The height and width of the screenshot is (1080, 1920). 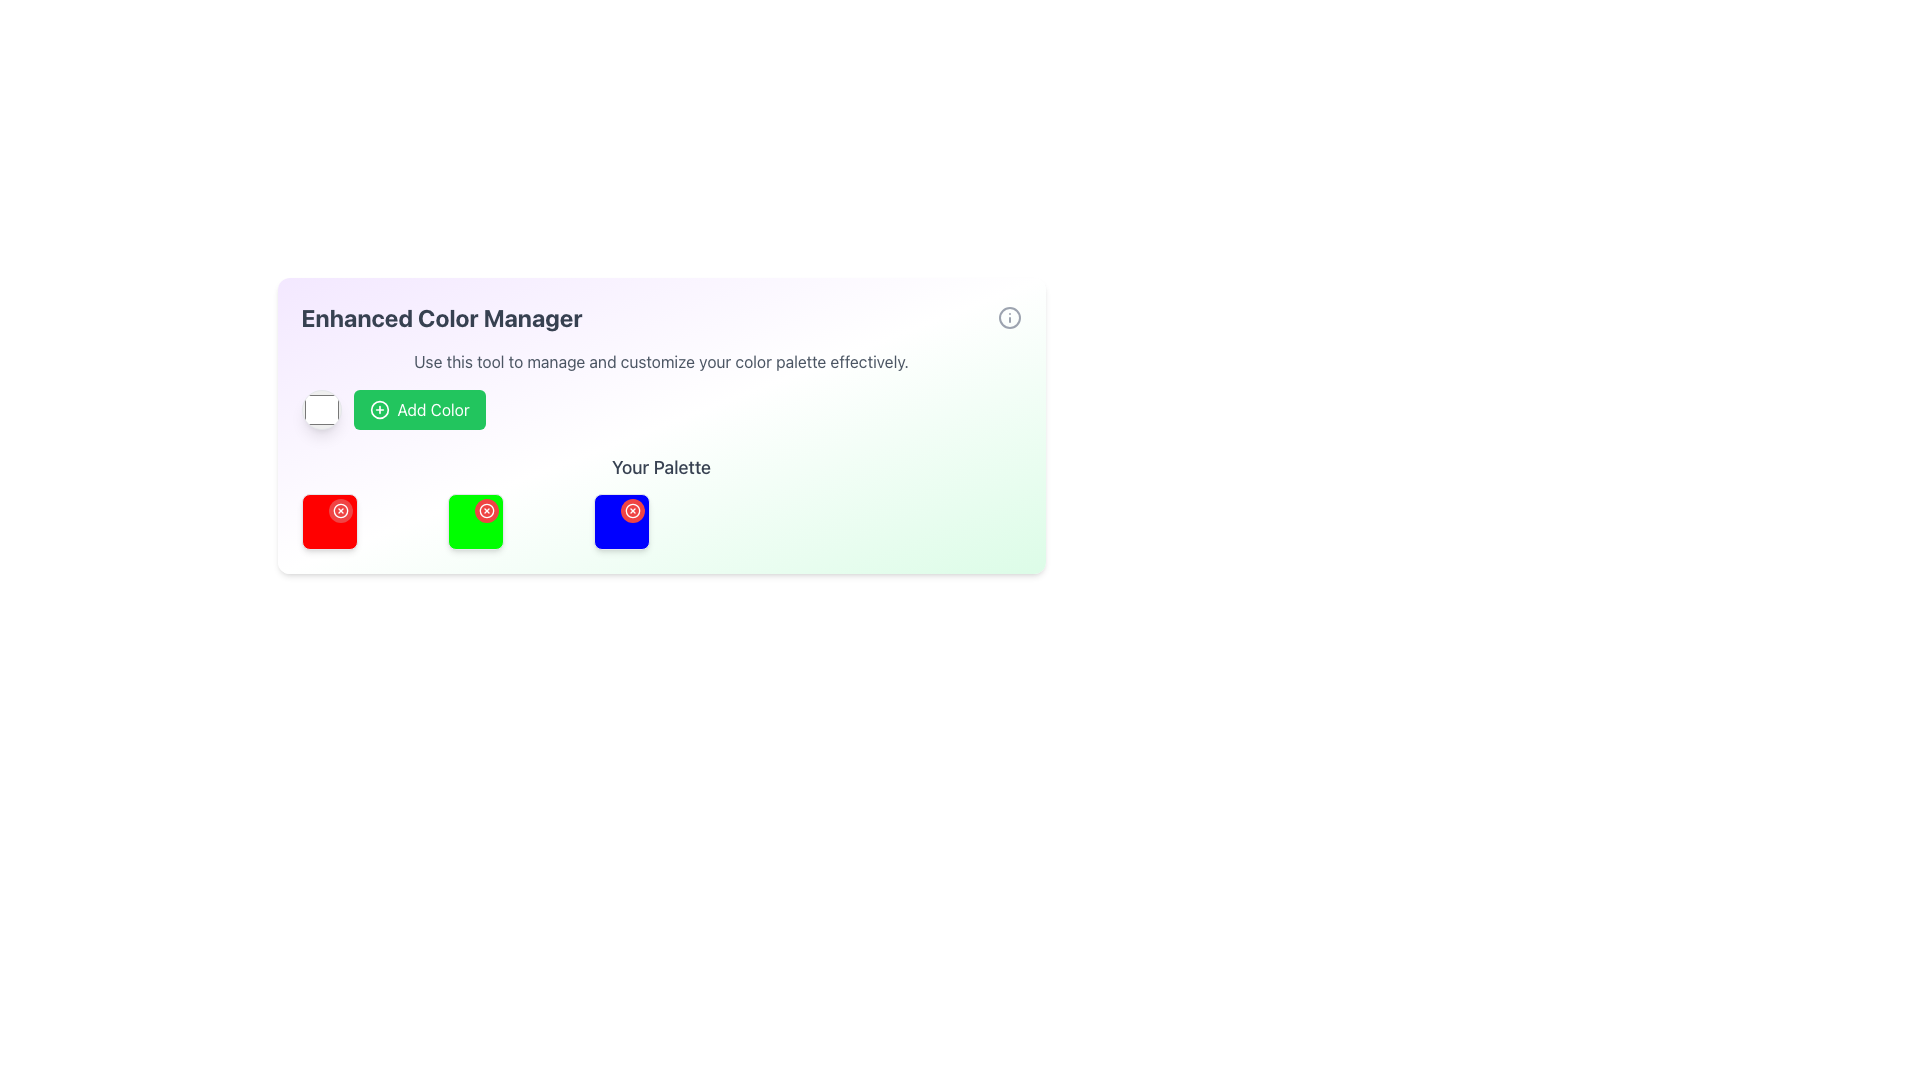 I want to click on the third item in the color palette, which is represented by a red circular icon with an X, so click(x=621, y=520).